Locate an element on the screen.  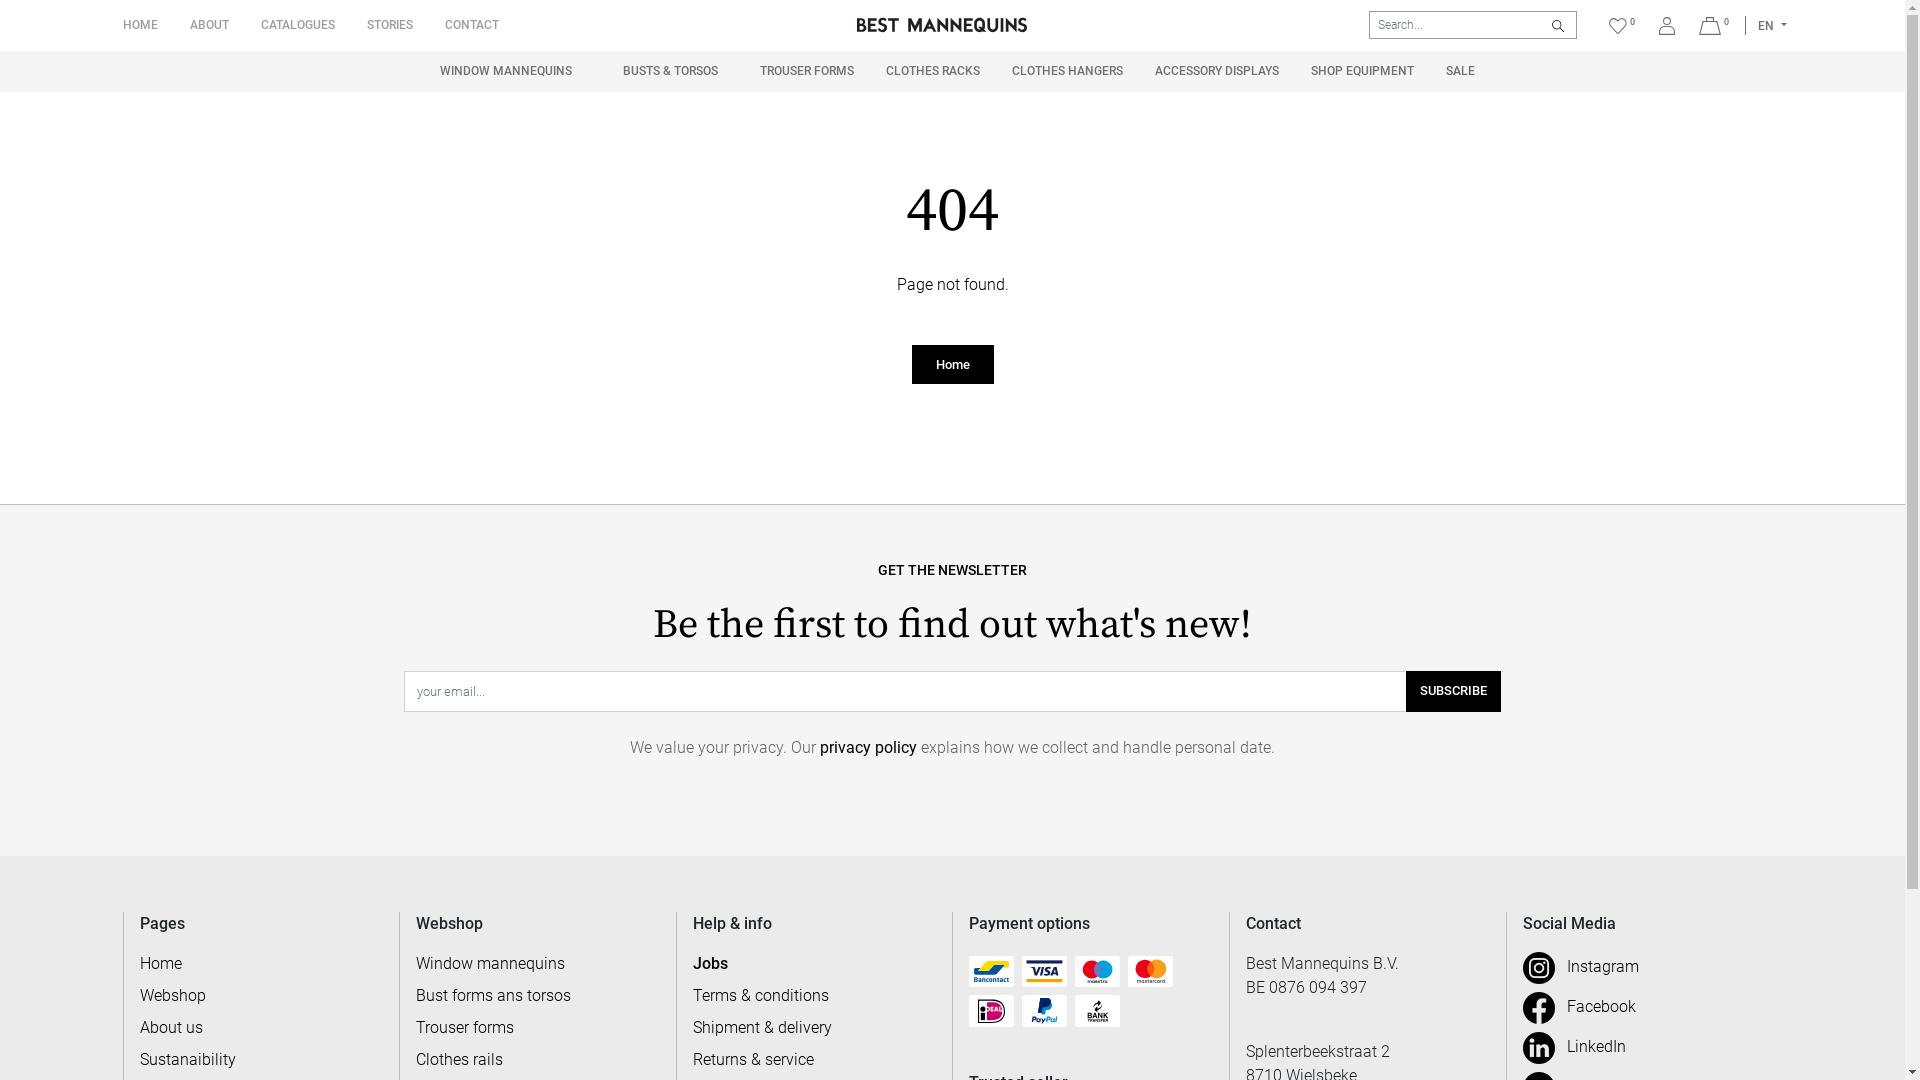
'Terms & conditions' is located at coordinates (760, 995).